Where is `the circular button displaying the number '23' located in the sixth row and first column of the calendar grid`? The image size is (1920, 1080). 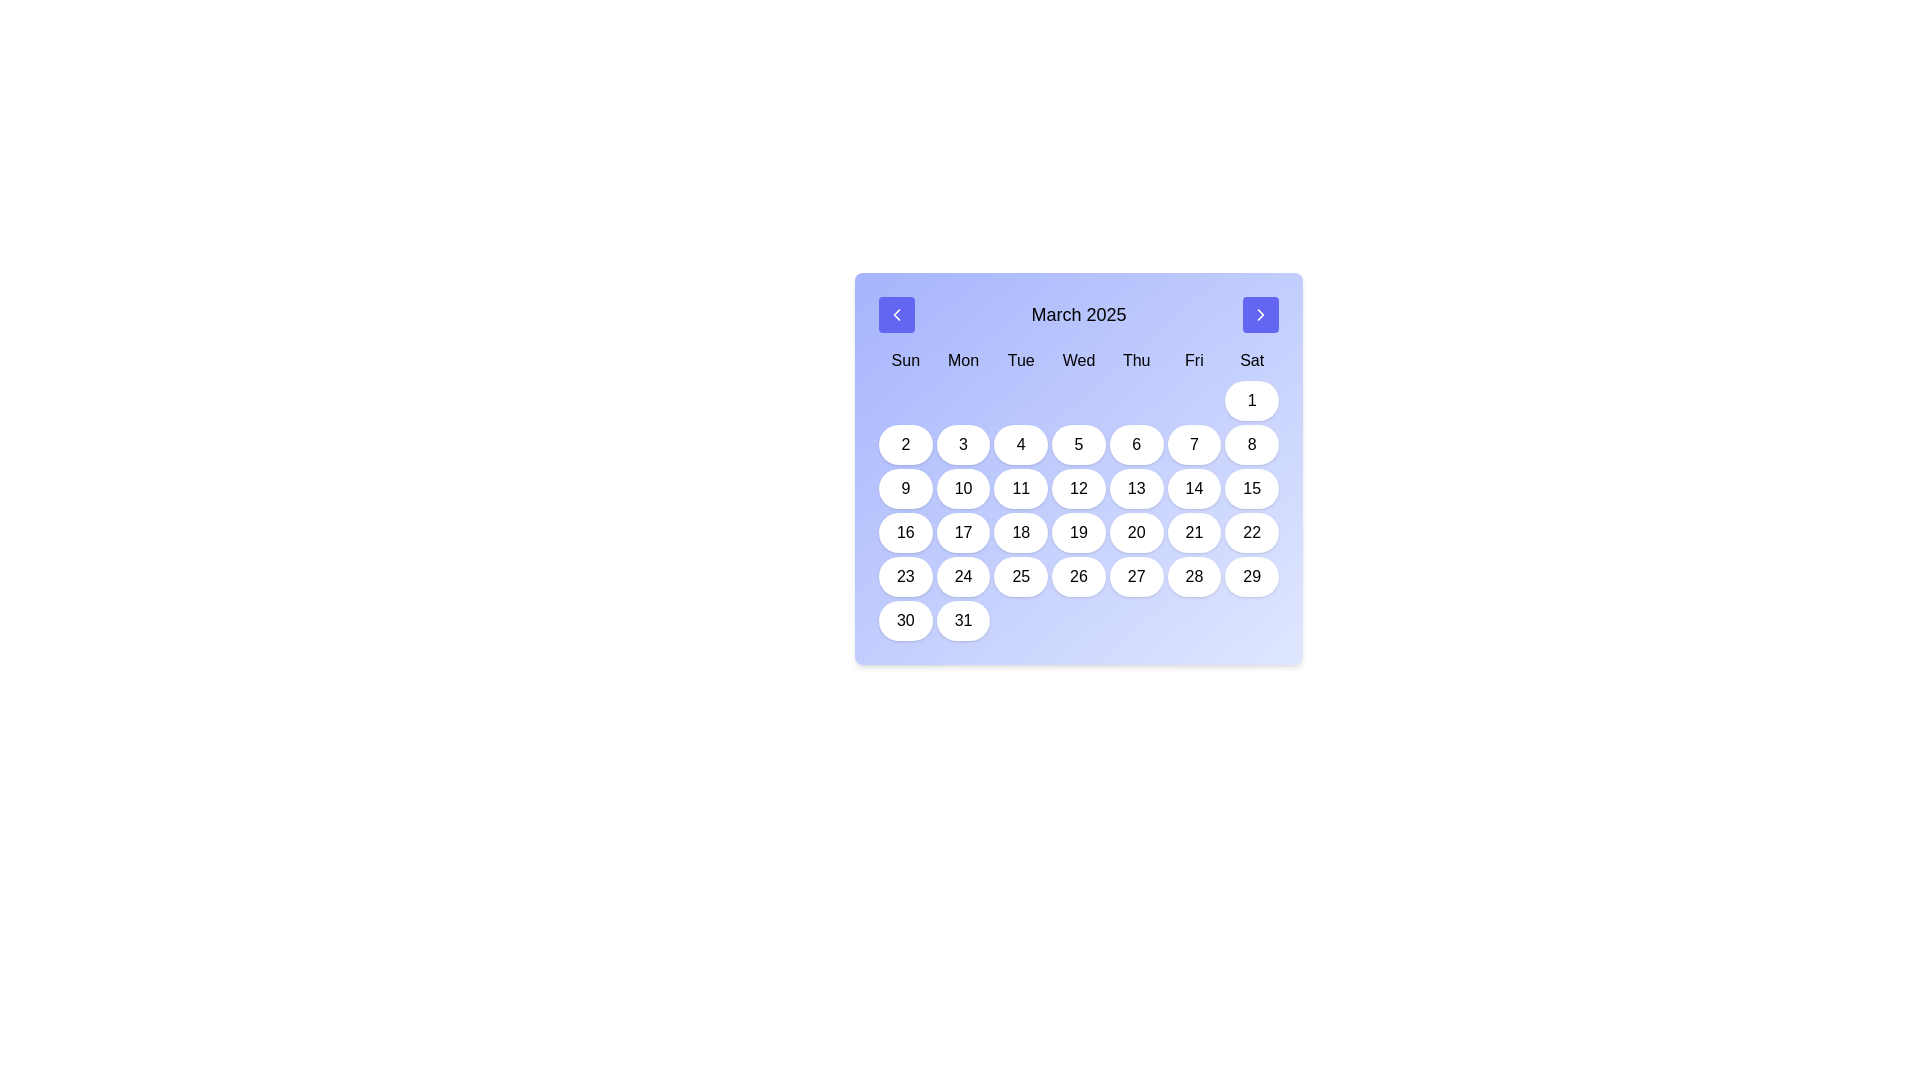 the circular button displaying the number '23' located in the sixth row and first column of the calendar grid is located at coordinates (904, 577).